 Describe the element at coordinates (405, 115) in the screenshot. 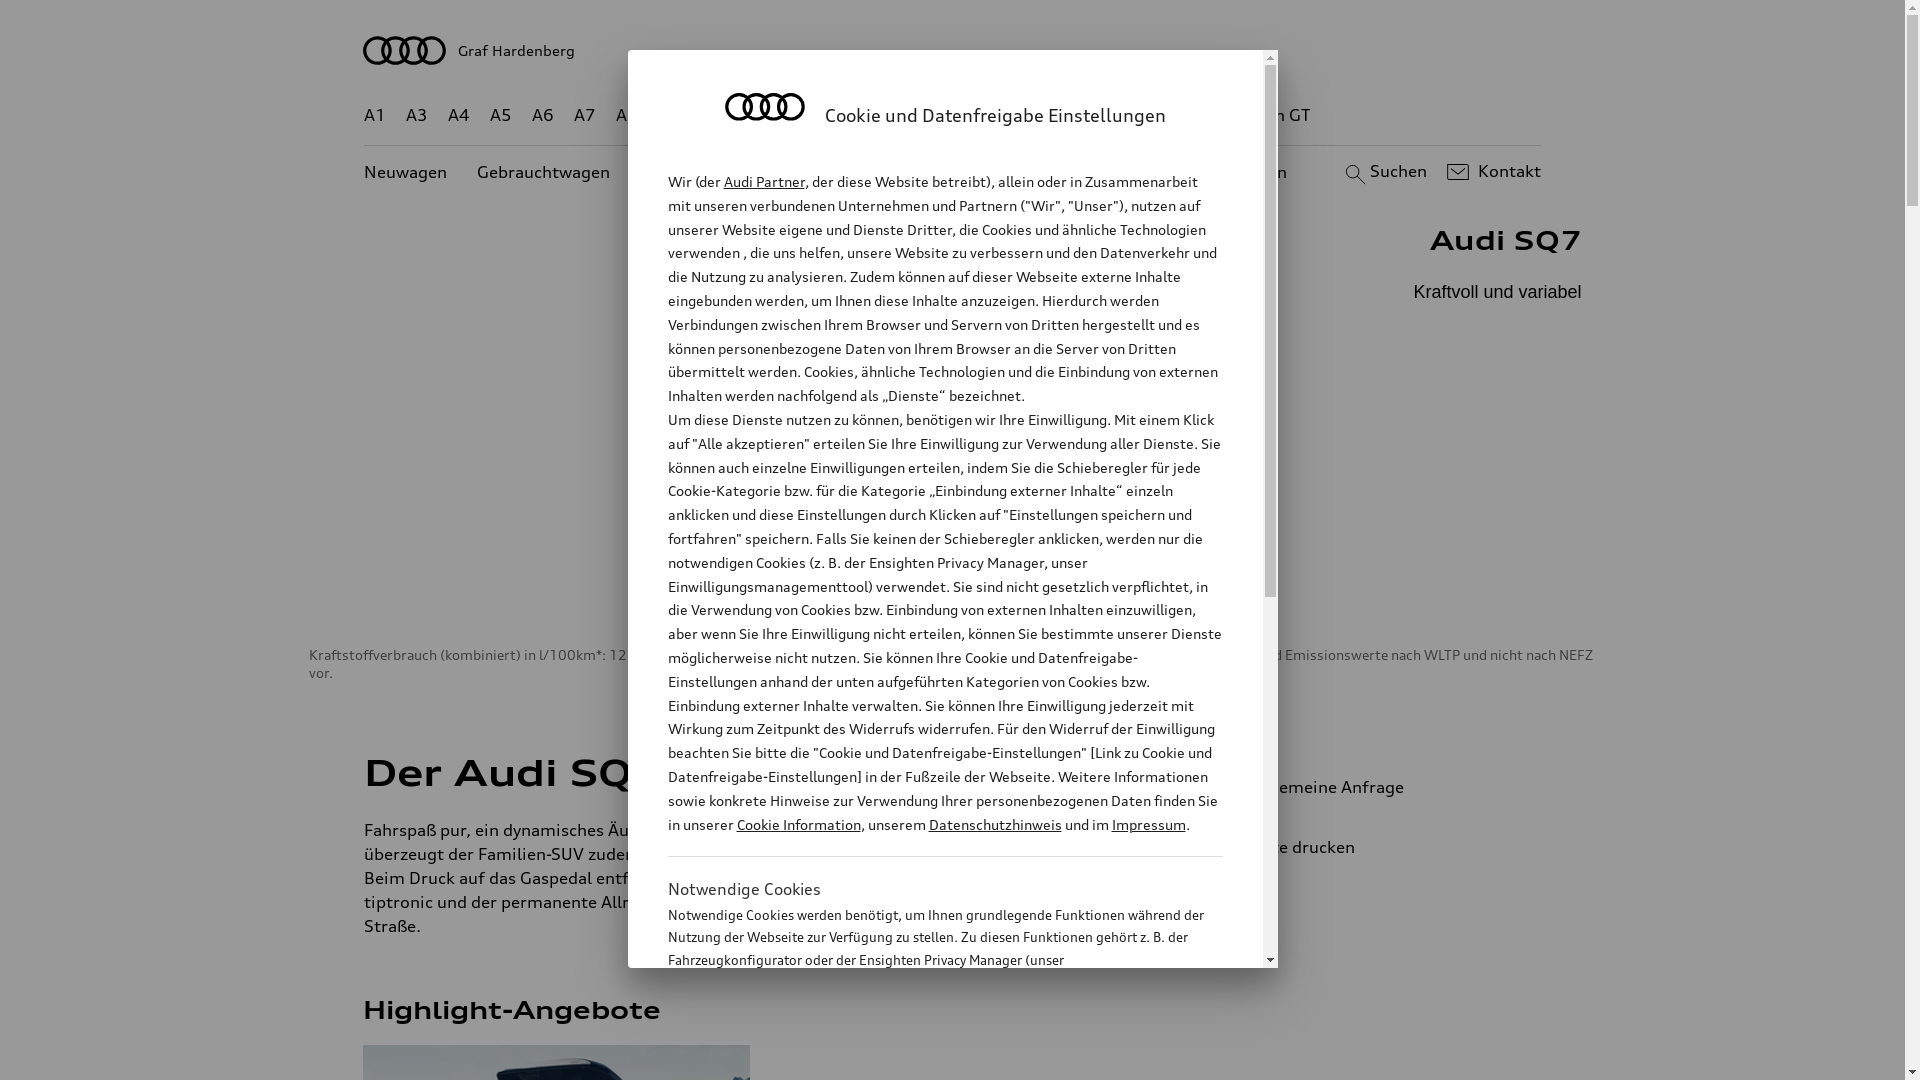

I see `'A3'` at that location.